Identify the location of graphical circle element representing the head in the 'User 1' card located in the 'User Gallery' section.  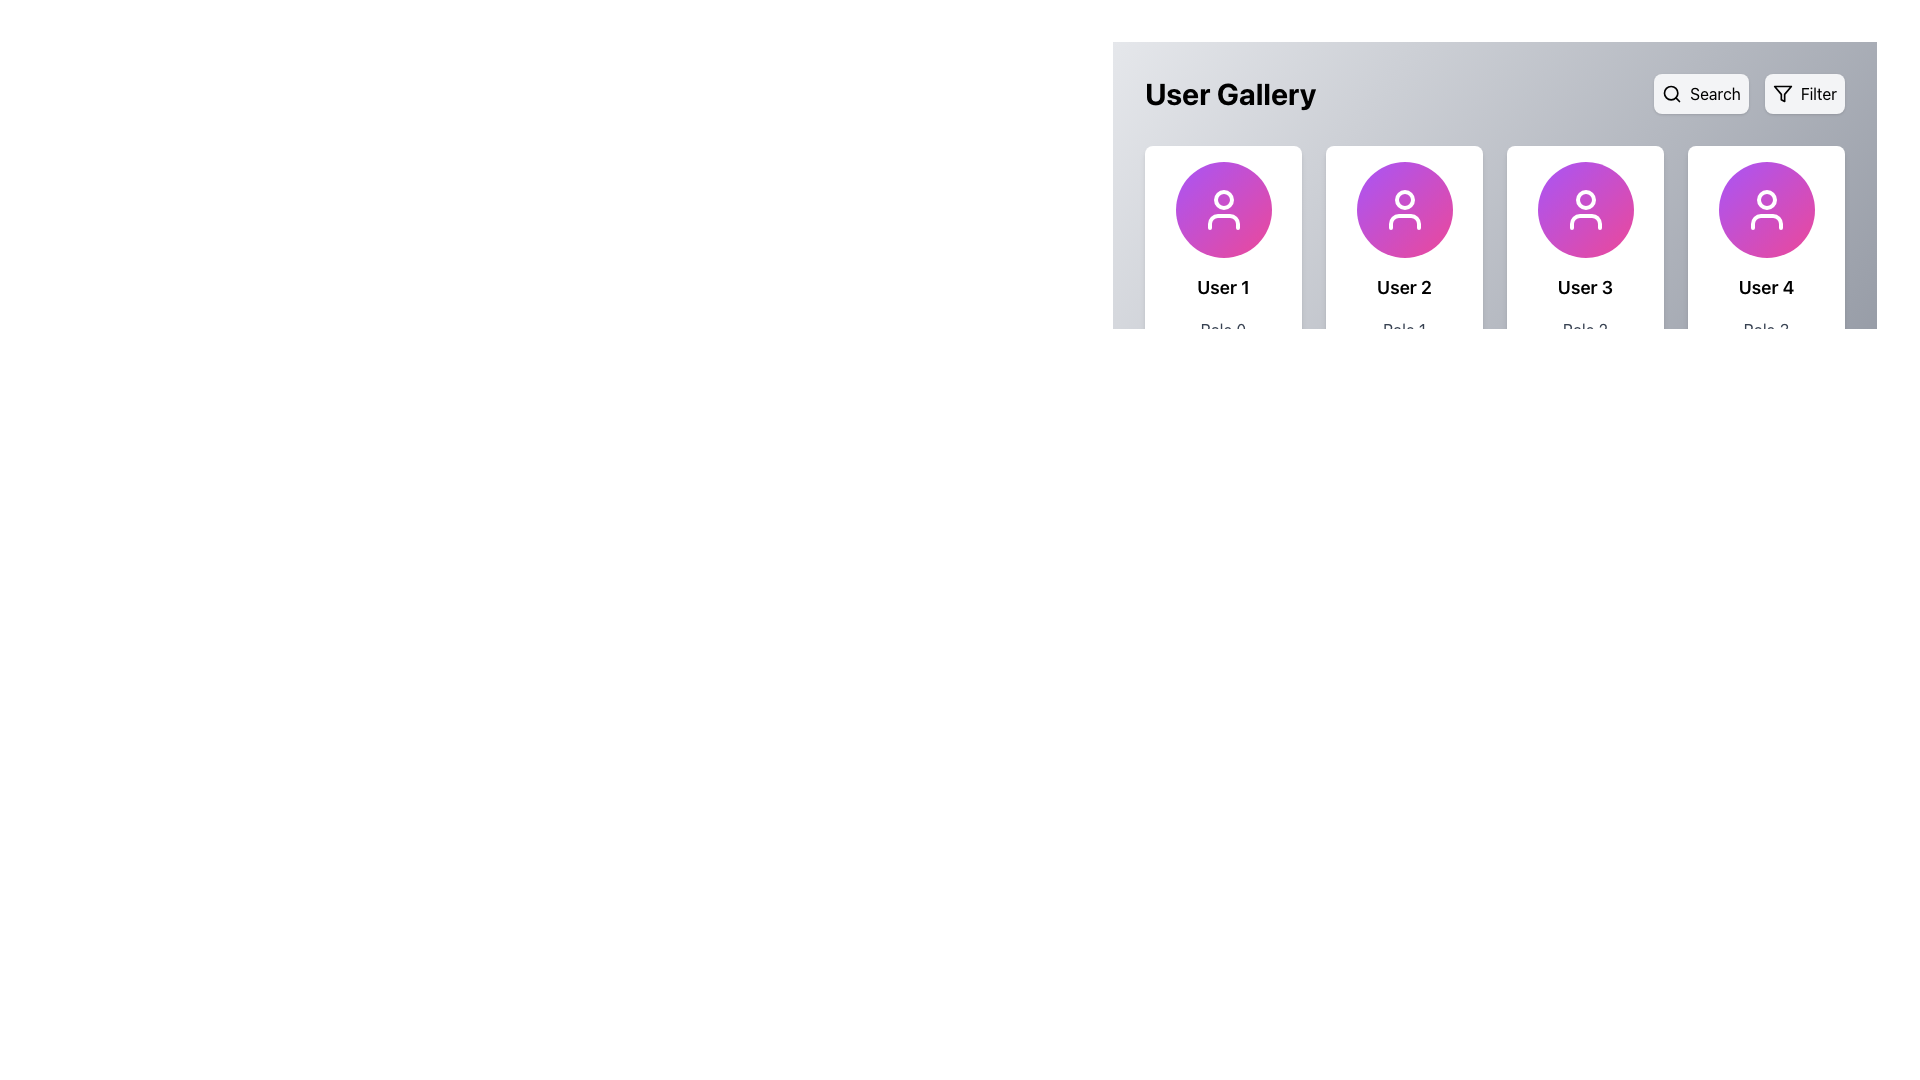
(1222, 200).